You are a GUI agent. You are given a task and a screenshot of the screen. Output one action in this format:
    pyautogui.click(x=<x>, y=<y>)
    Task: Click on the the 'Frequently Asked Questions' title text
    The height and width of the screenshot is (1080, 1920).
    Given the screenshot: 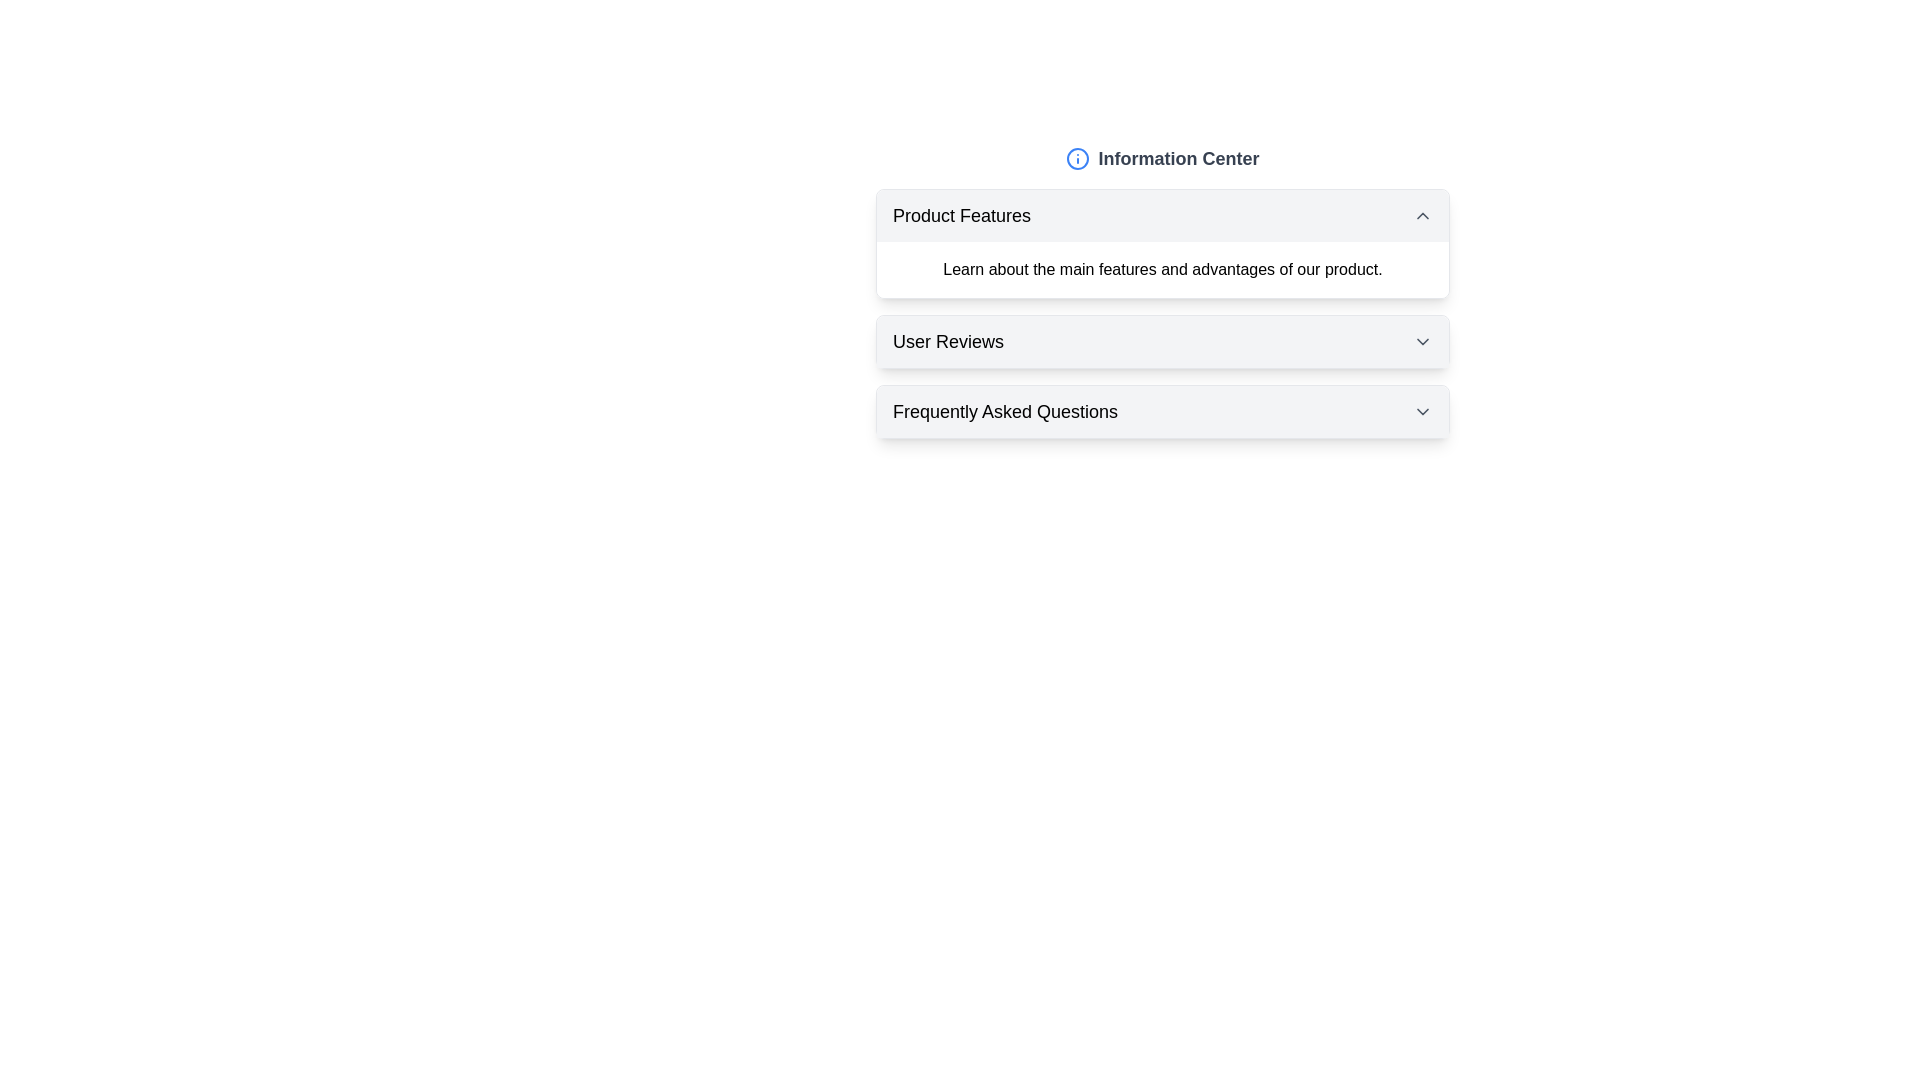 What is the action you would take?
    pyautogui.click(x=1005, y=411)
    